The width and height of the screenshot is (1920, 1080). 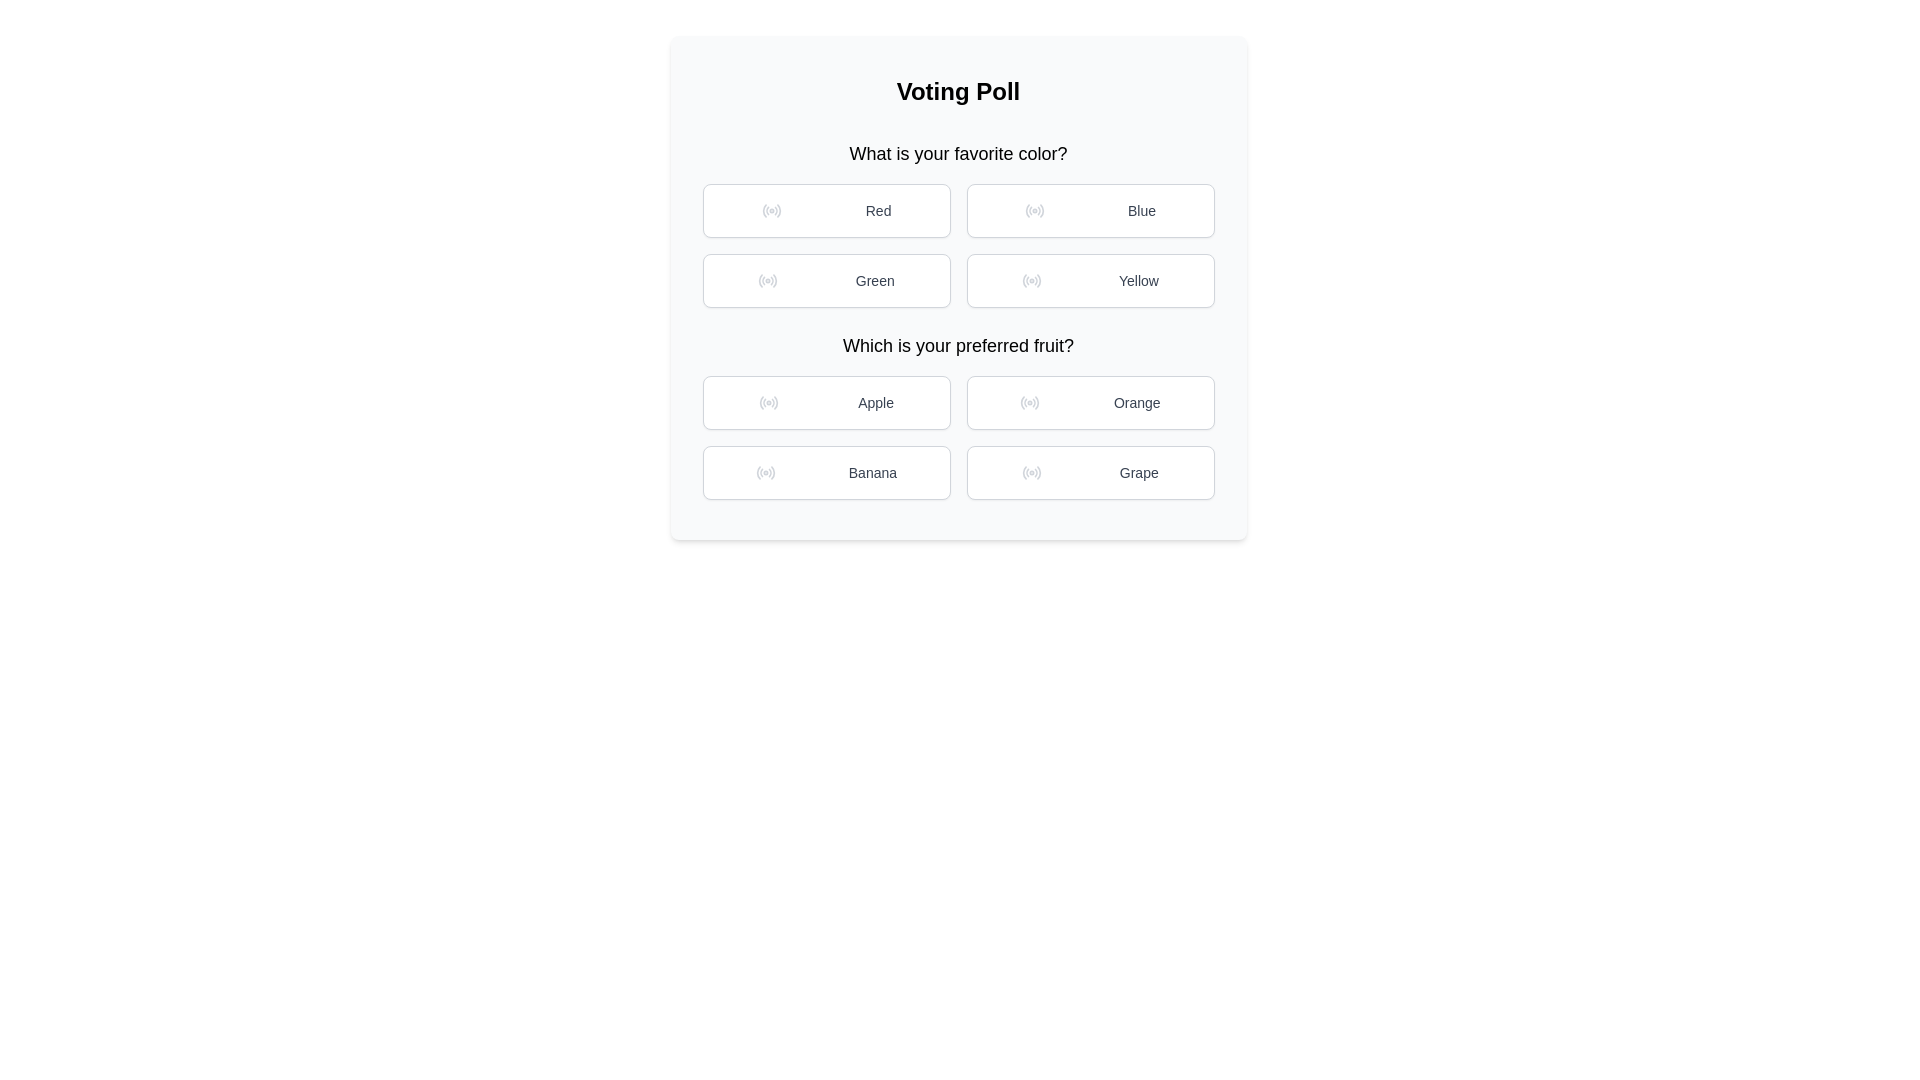 I want to click on the radio button labeled 'Red' to navigate via keyboard, so click(x=826, y=211).